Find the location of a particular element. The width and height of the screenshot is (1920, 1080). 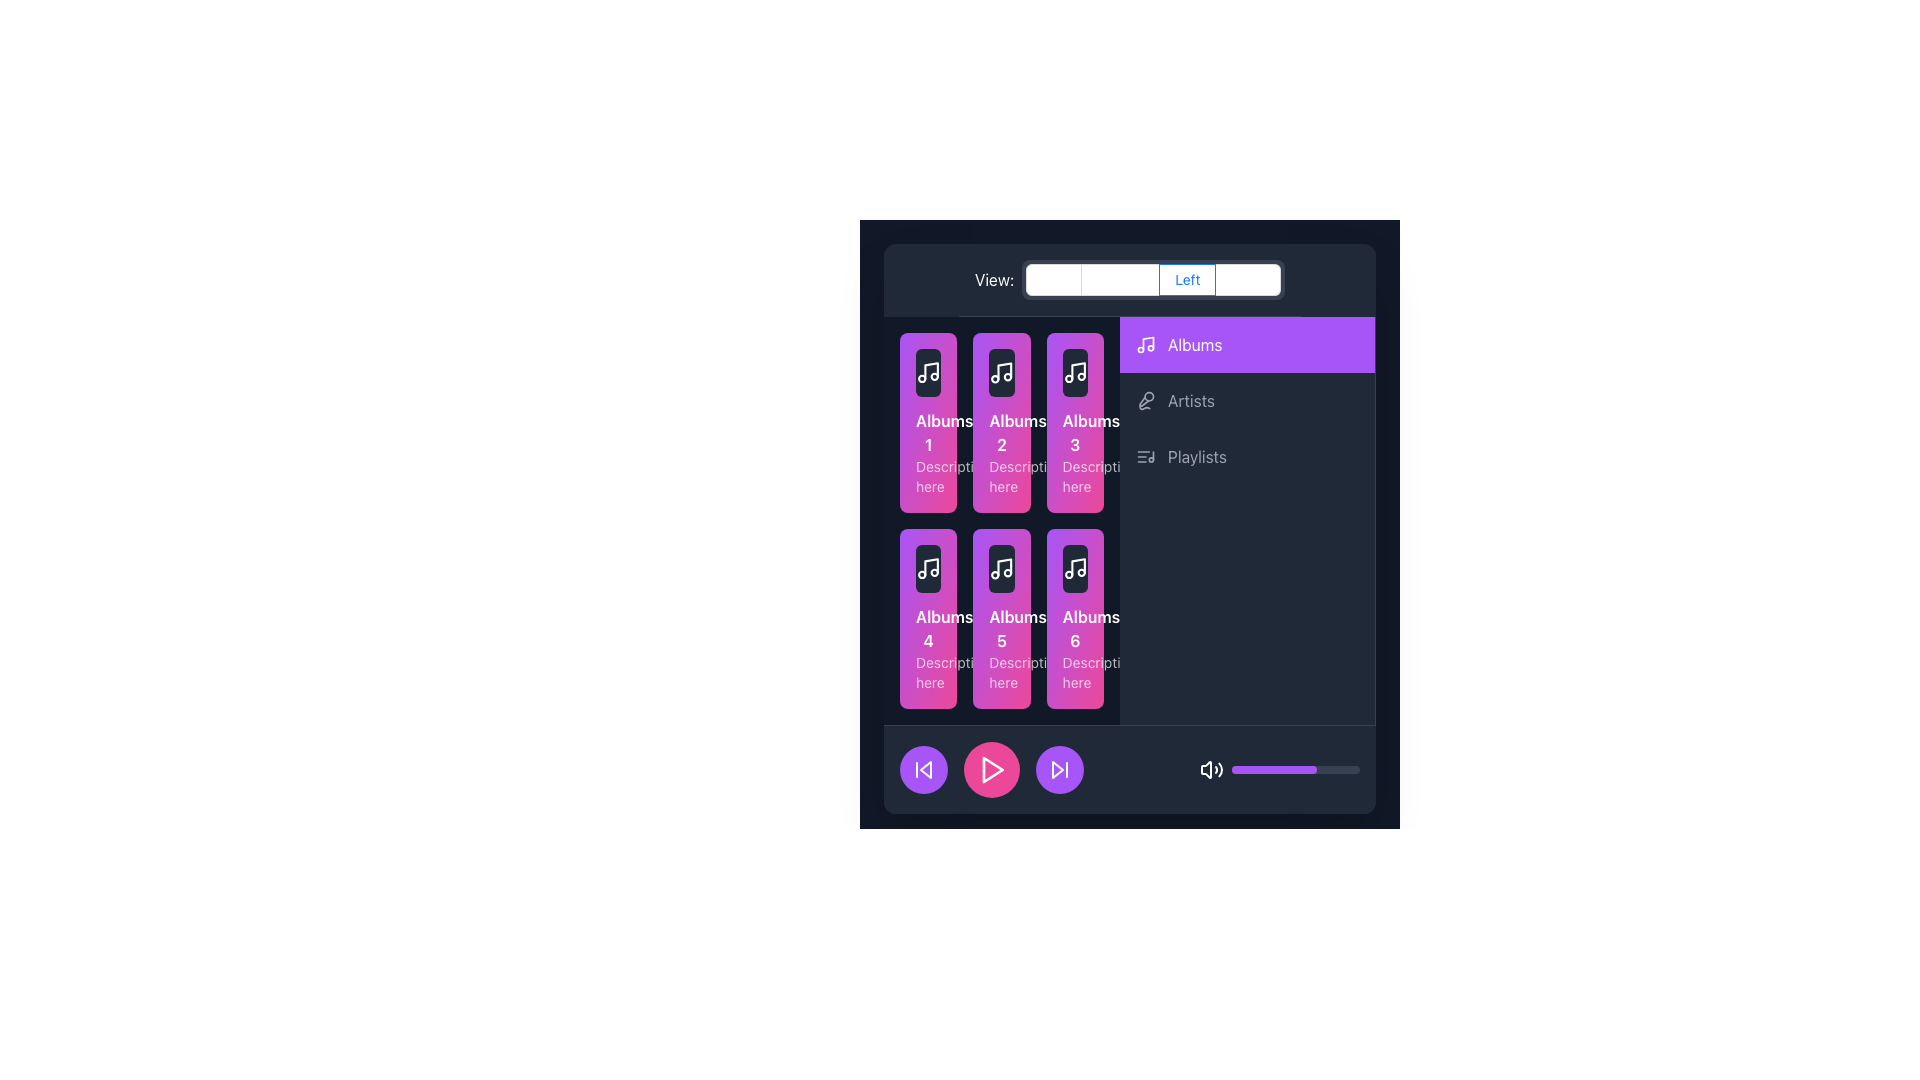

the circular pink button with a white play icon to change its shade is located at coordinates (992, 769).